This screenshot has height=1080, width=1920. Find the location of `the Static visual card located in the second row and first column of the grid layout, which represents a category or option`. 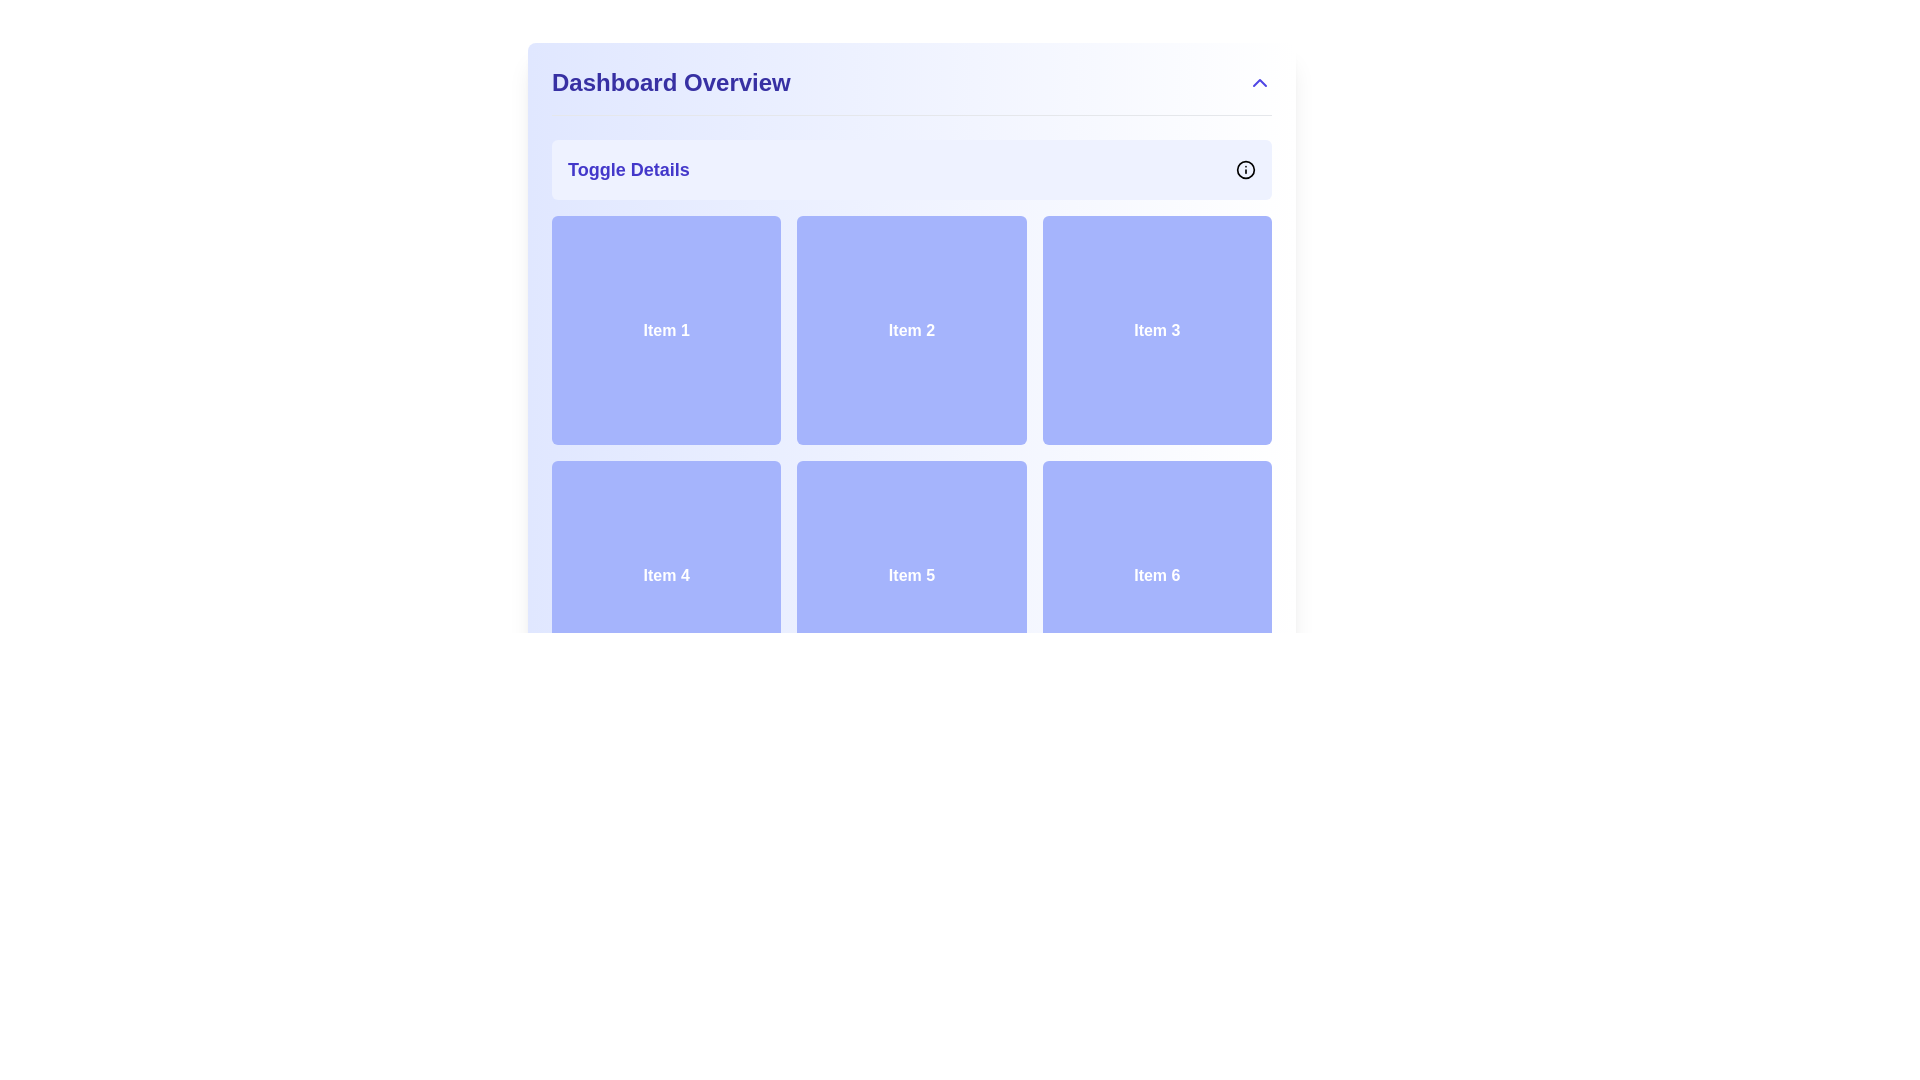

the Static visual card located in the second row and first column of the grid layout, which represents a category or option is located at coordinates (666, 575).